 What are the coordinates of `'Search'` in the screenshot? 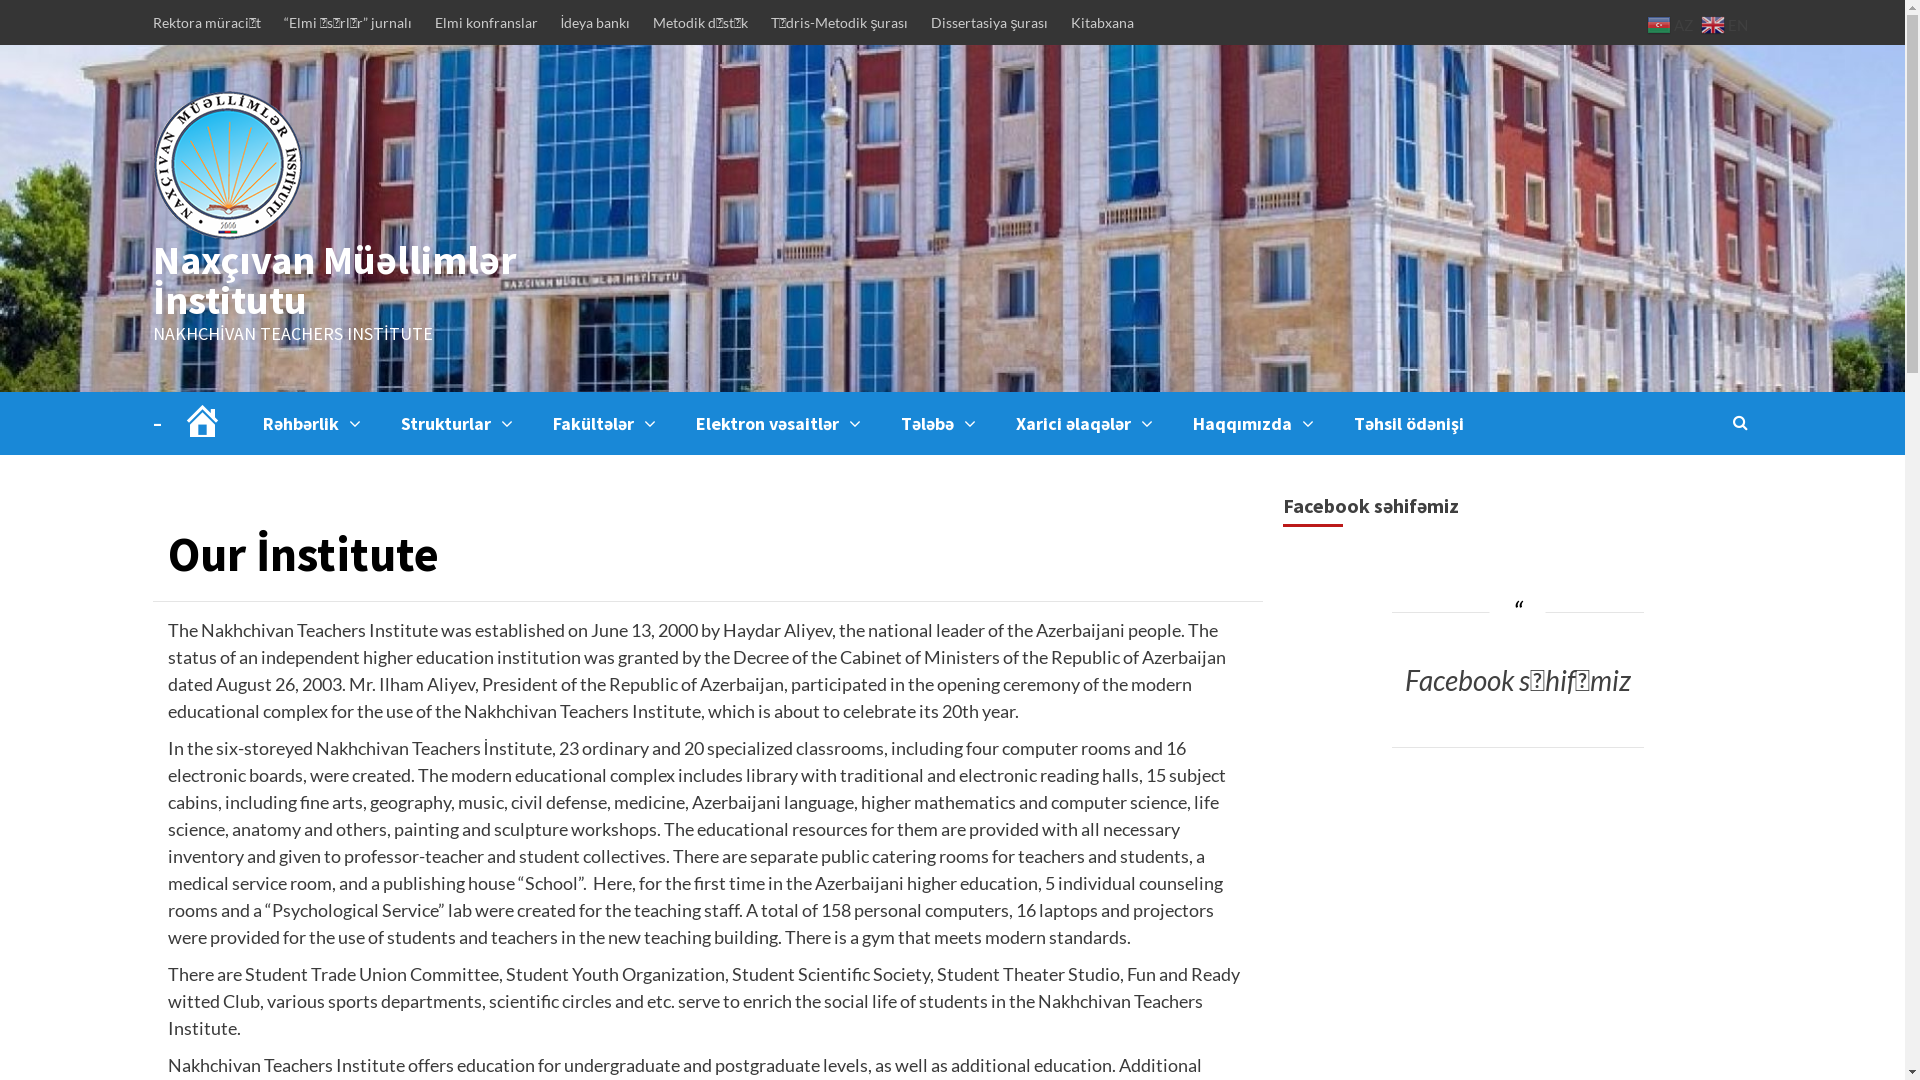 It's located at (1739, 420).